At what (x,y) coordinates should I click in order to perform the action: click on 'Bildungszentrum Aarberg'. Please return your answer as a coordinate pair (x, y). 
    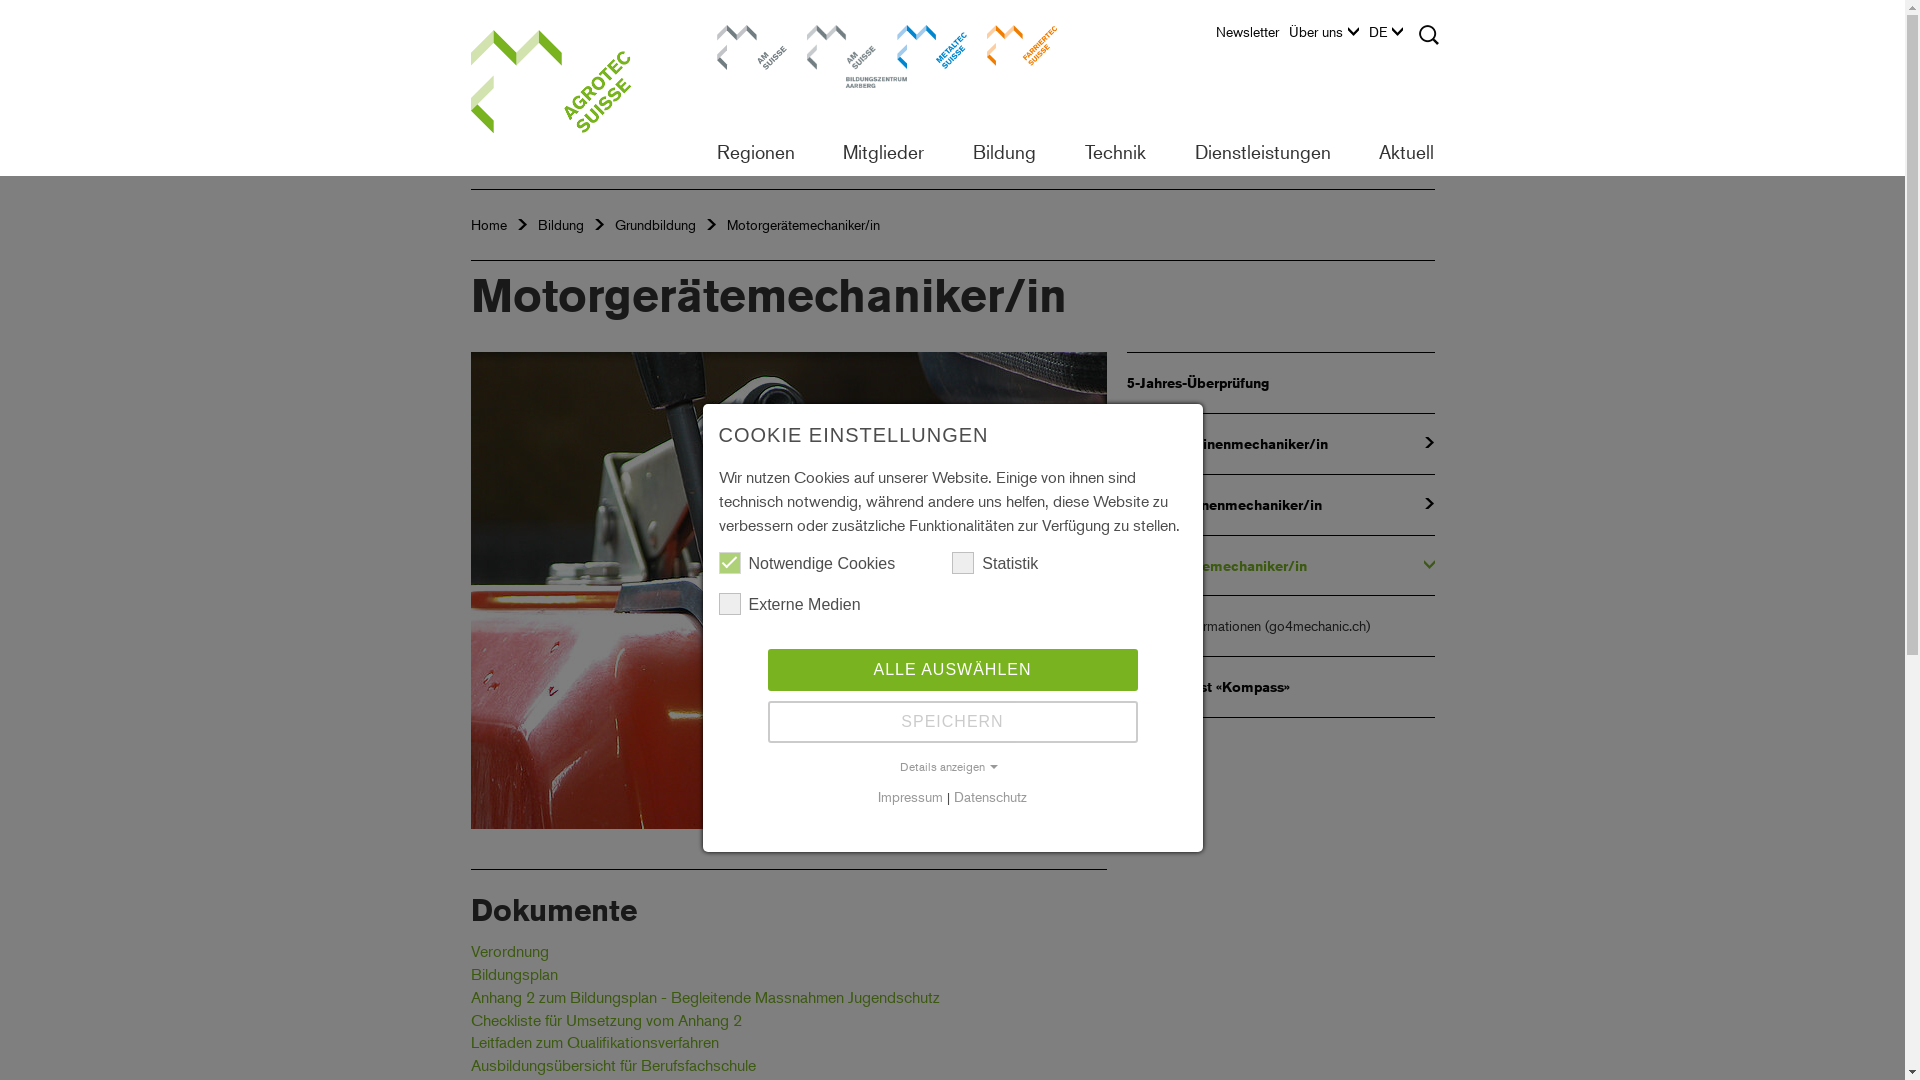
    Looking at the image, I should click on (840, 59).